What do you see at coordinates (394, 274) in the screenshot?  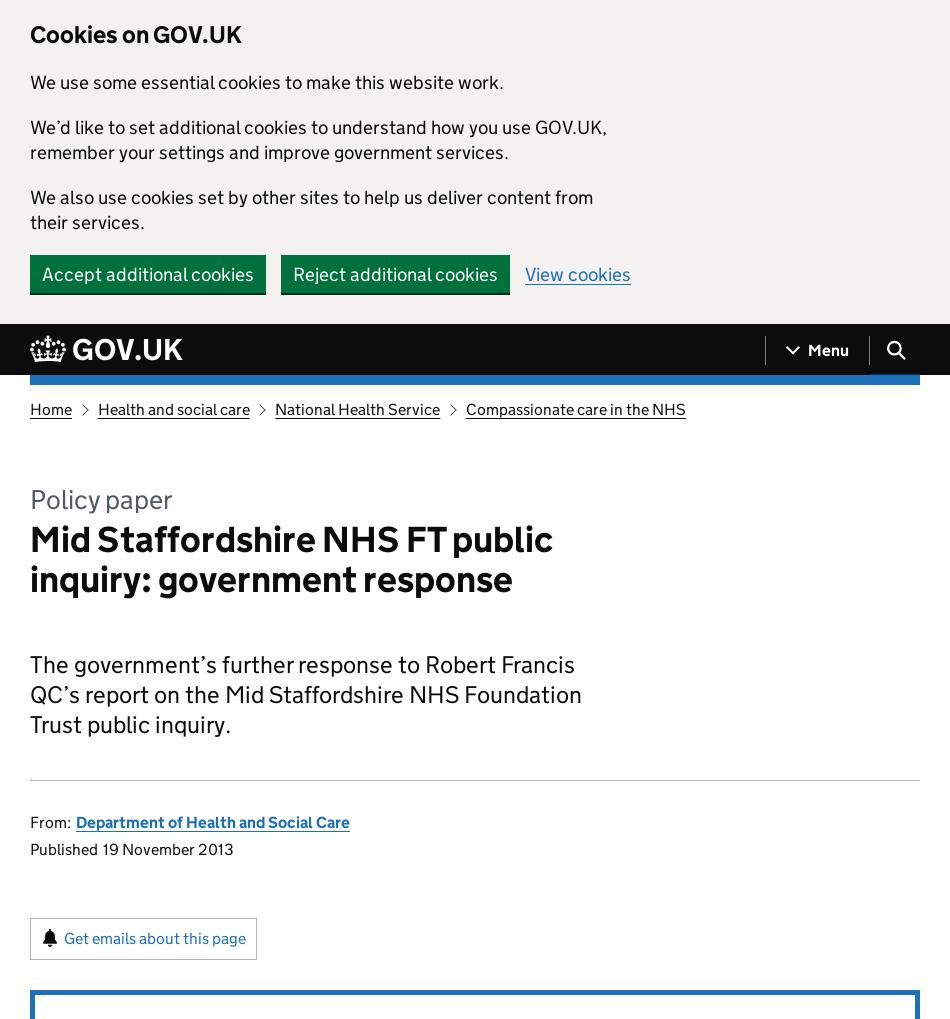 I see `'Reject additional cookies'` at bounding box center [394, 274].